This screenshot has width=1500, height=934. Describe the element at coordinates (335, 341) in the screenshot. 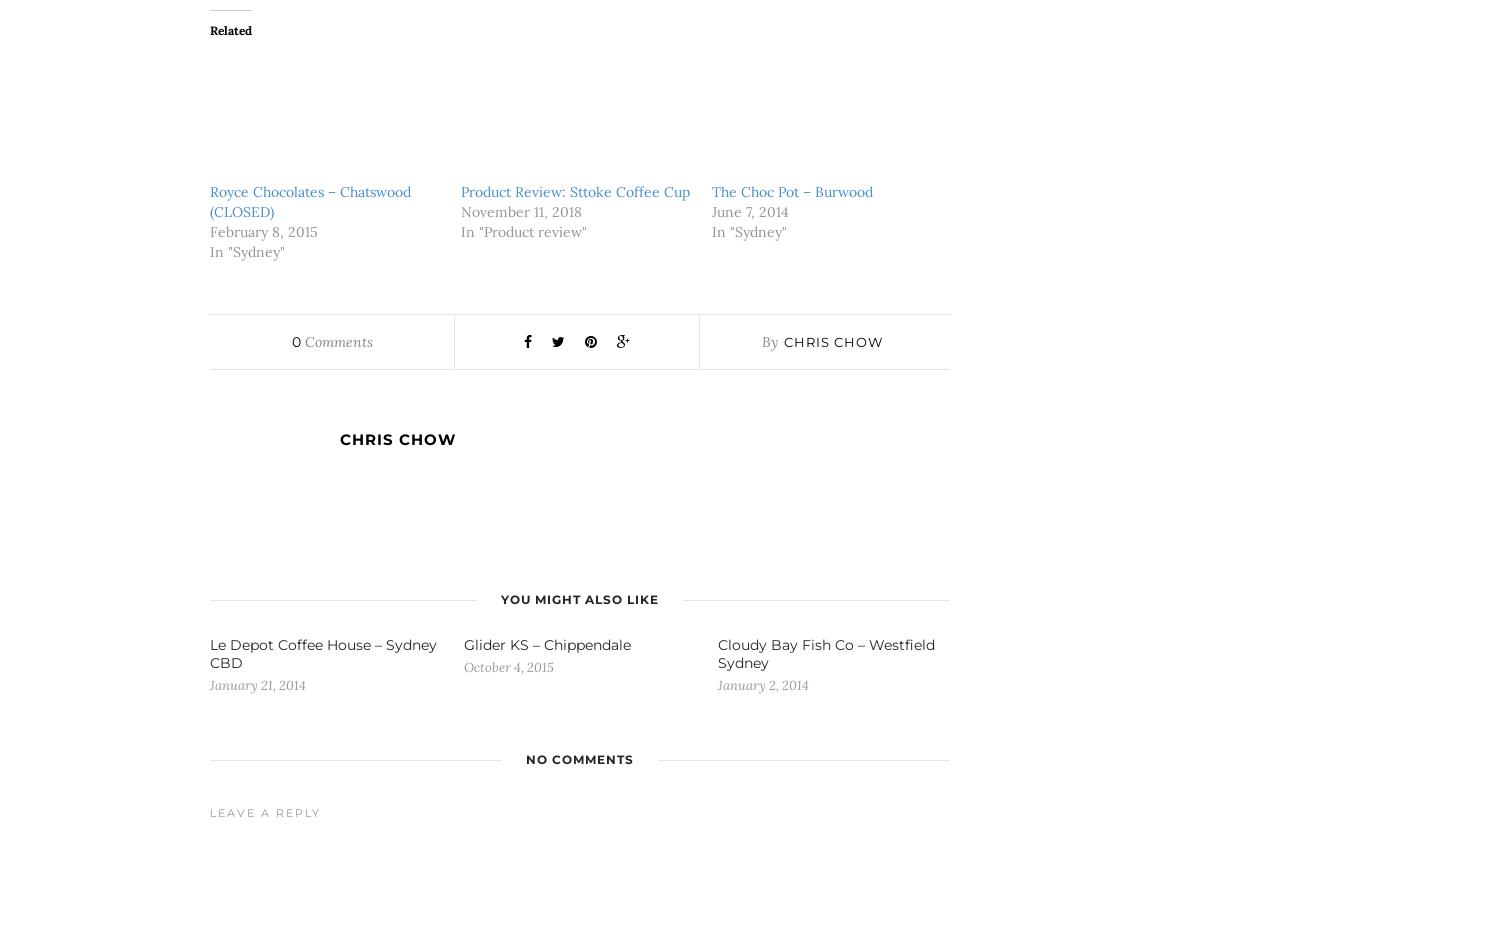

I see `'Comments'` at that location.